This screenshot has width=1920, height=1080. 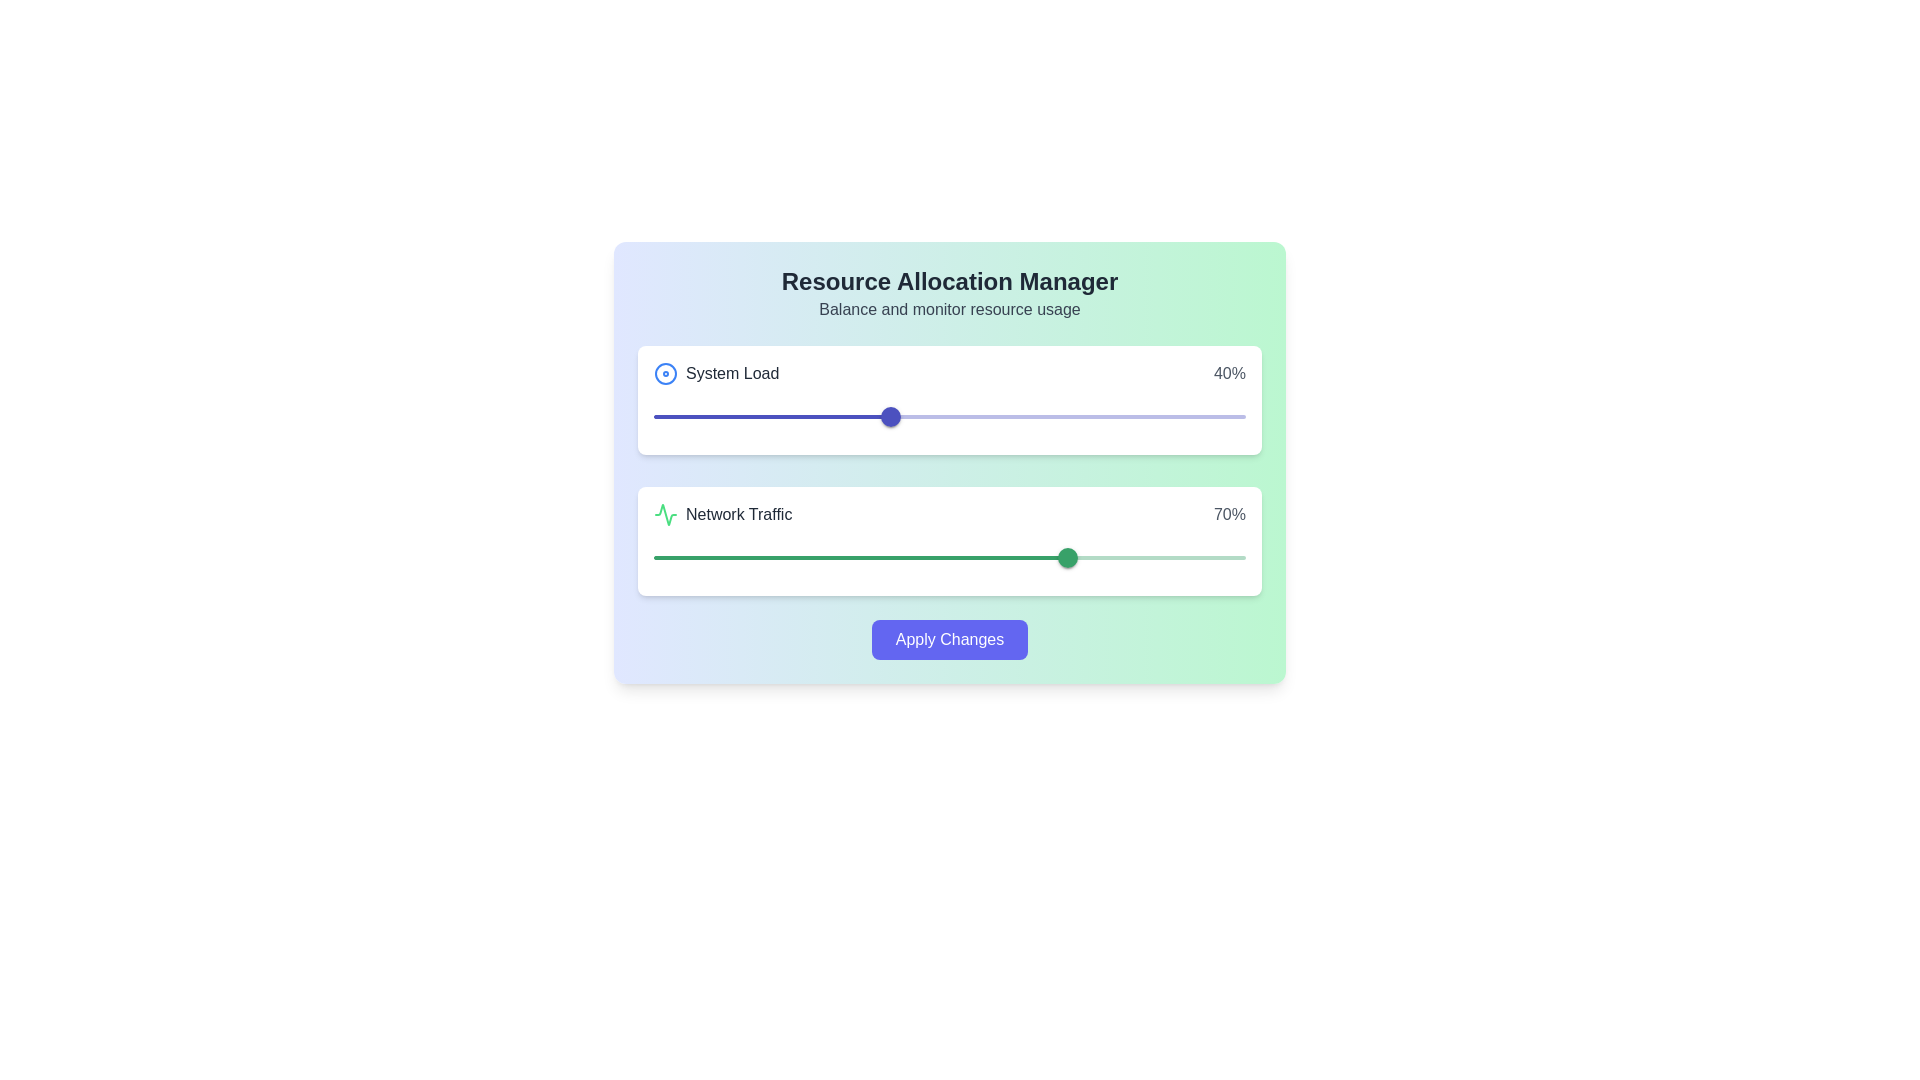 What do you see at coordinates (1009, 558) in the screenshot?
I see `network traffic` at bounding box center [1009, 558].